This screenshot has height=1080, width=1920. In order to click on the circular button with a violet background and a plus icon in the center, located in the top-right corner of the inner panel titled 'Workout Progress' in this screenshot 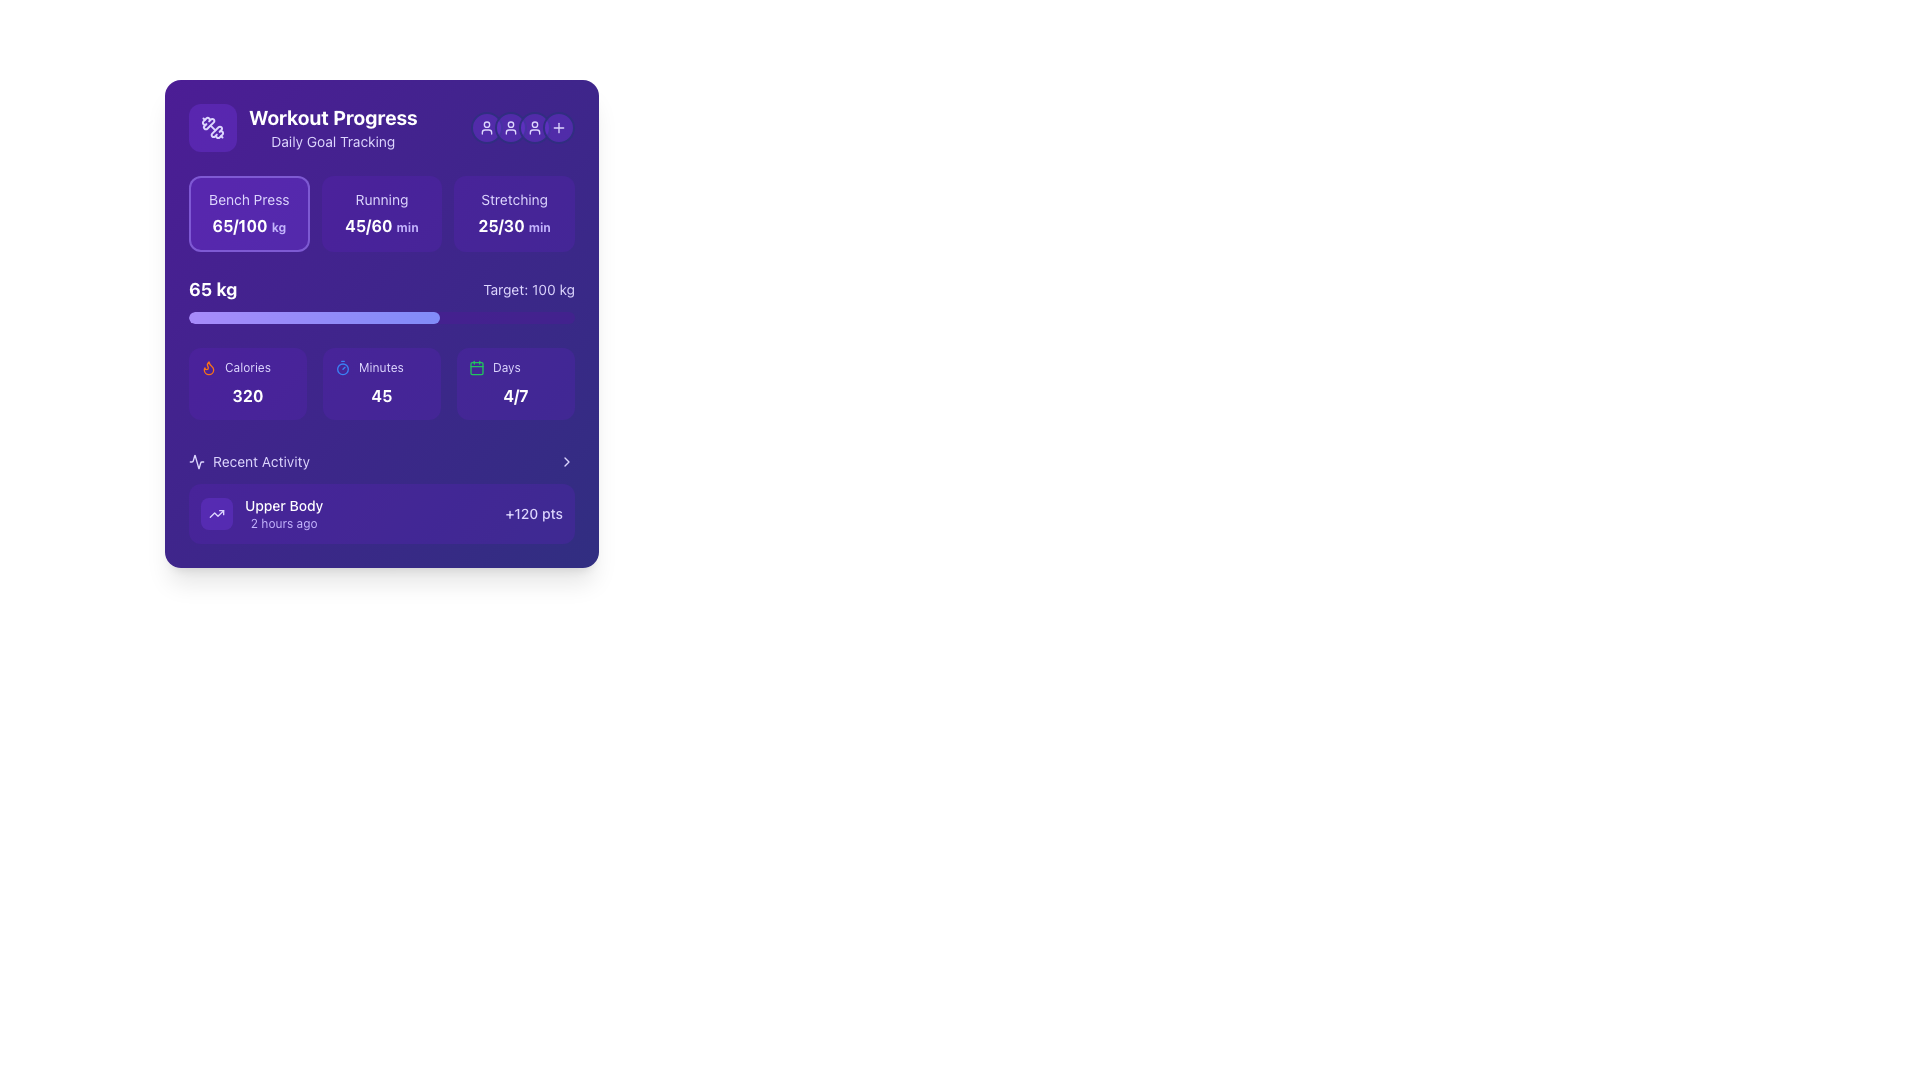, I will do `click(558, 127)`.